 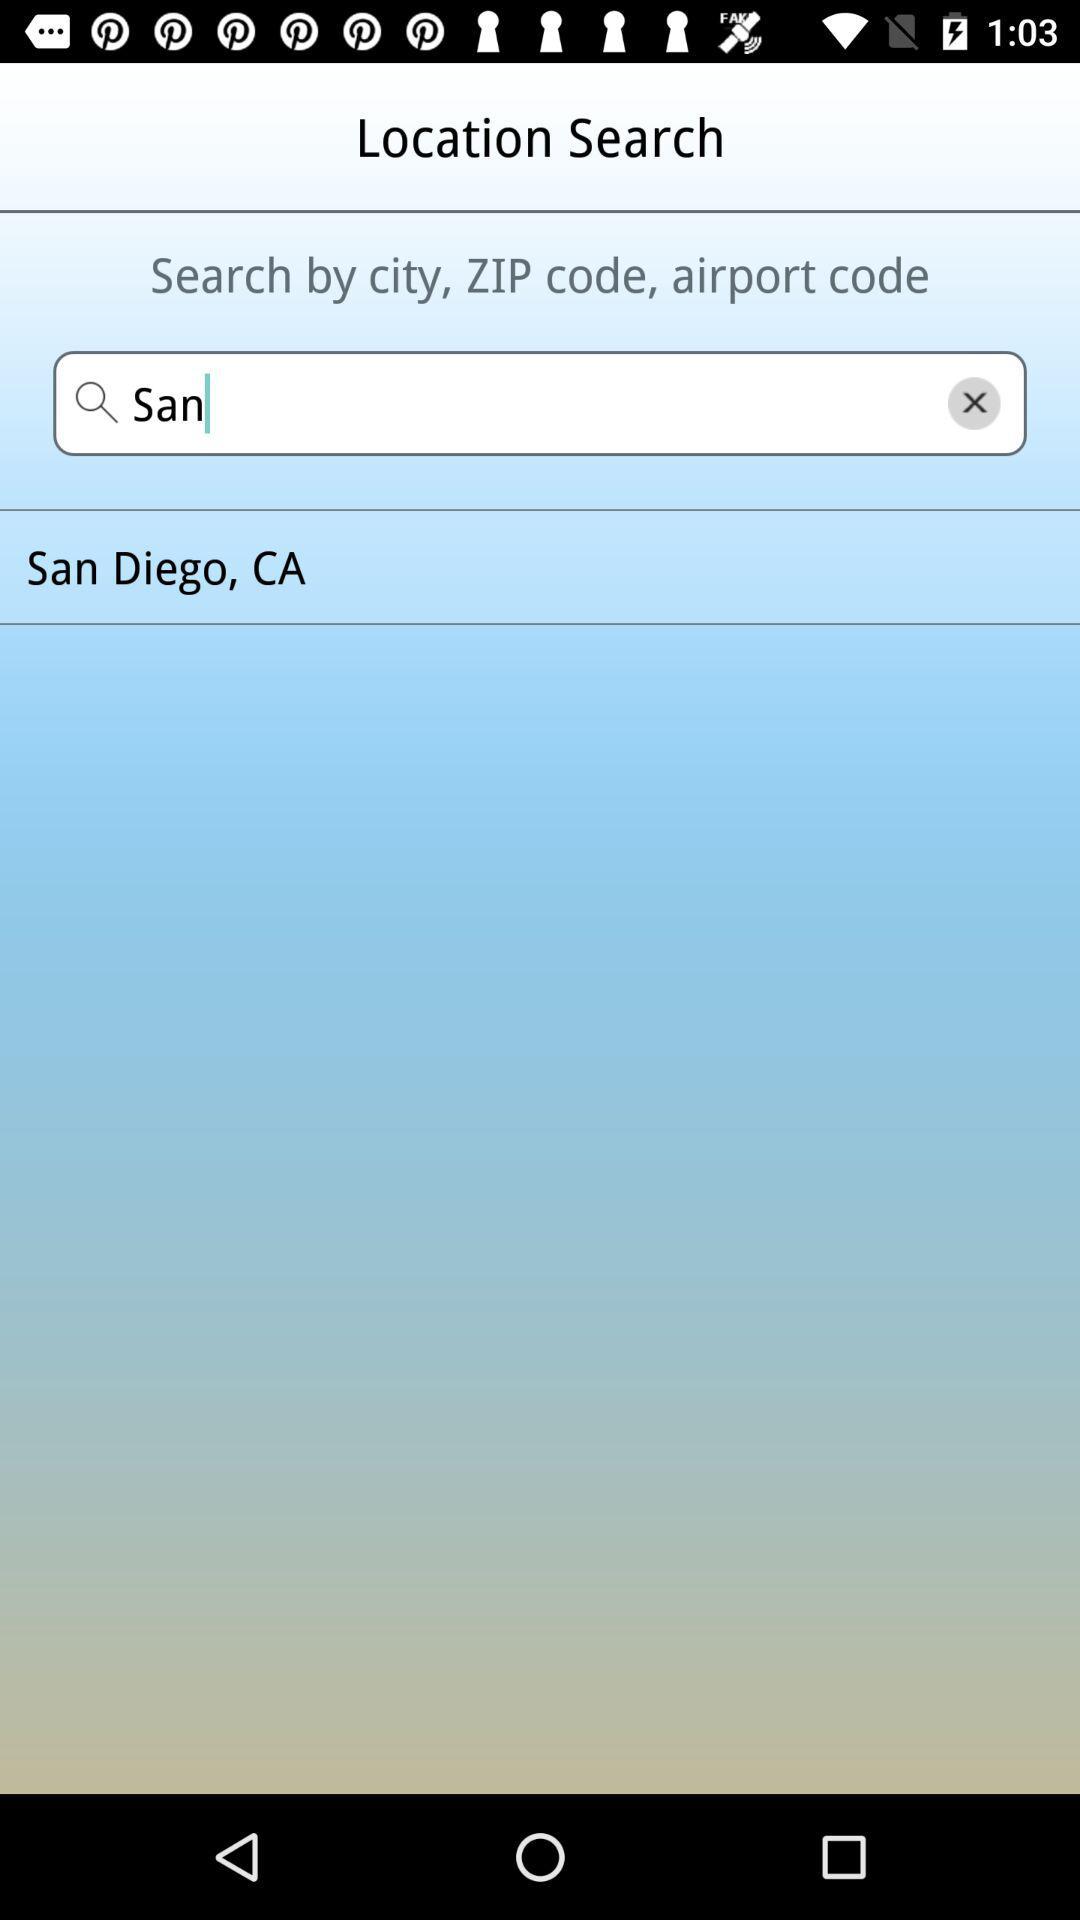 What do you see at coordinates (97, 402) in the screenshot?
I see `the search icon` at bounding box center [97, 402].